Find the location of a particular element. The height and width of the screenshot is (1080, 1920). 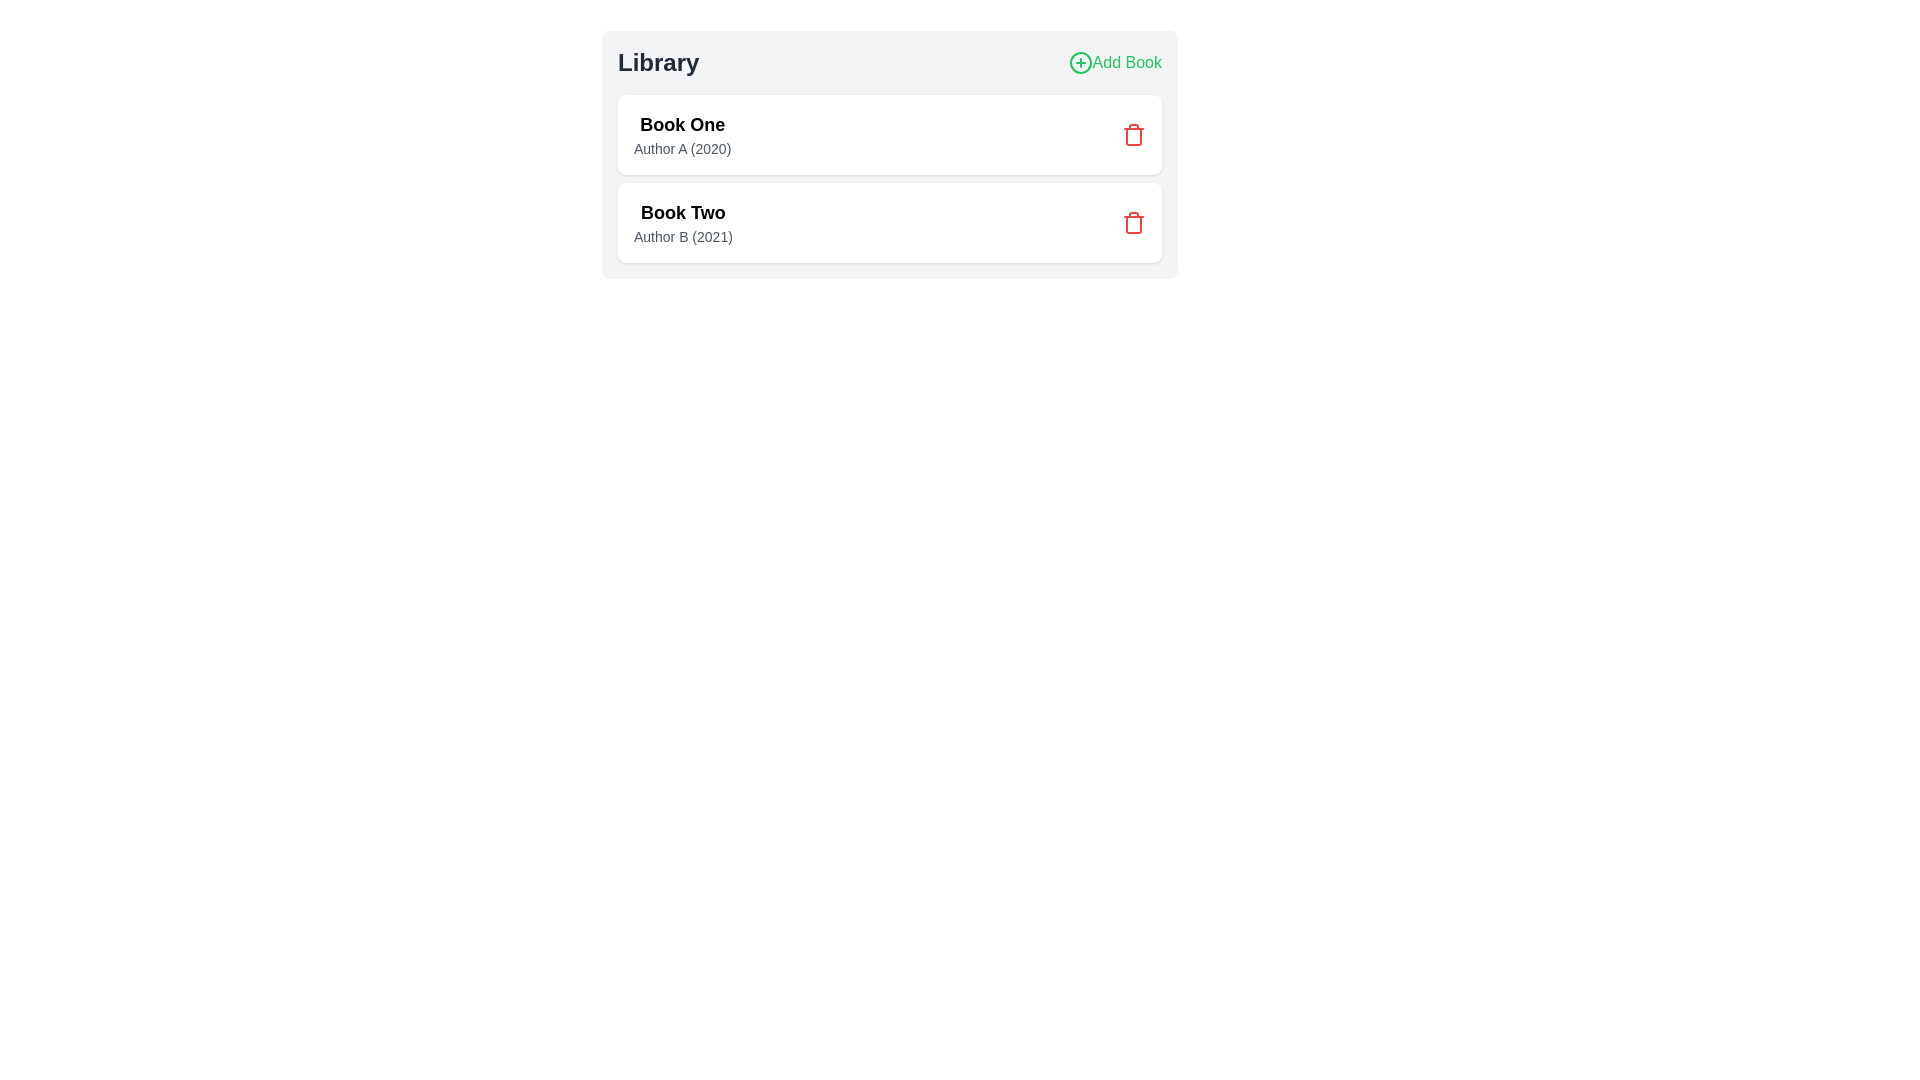

the second card is located at coordinates (888, 223).